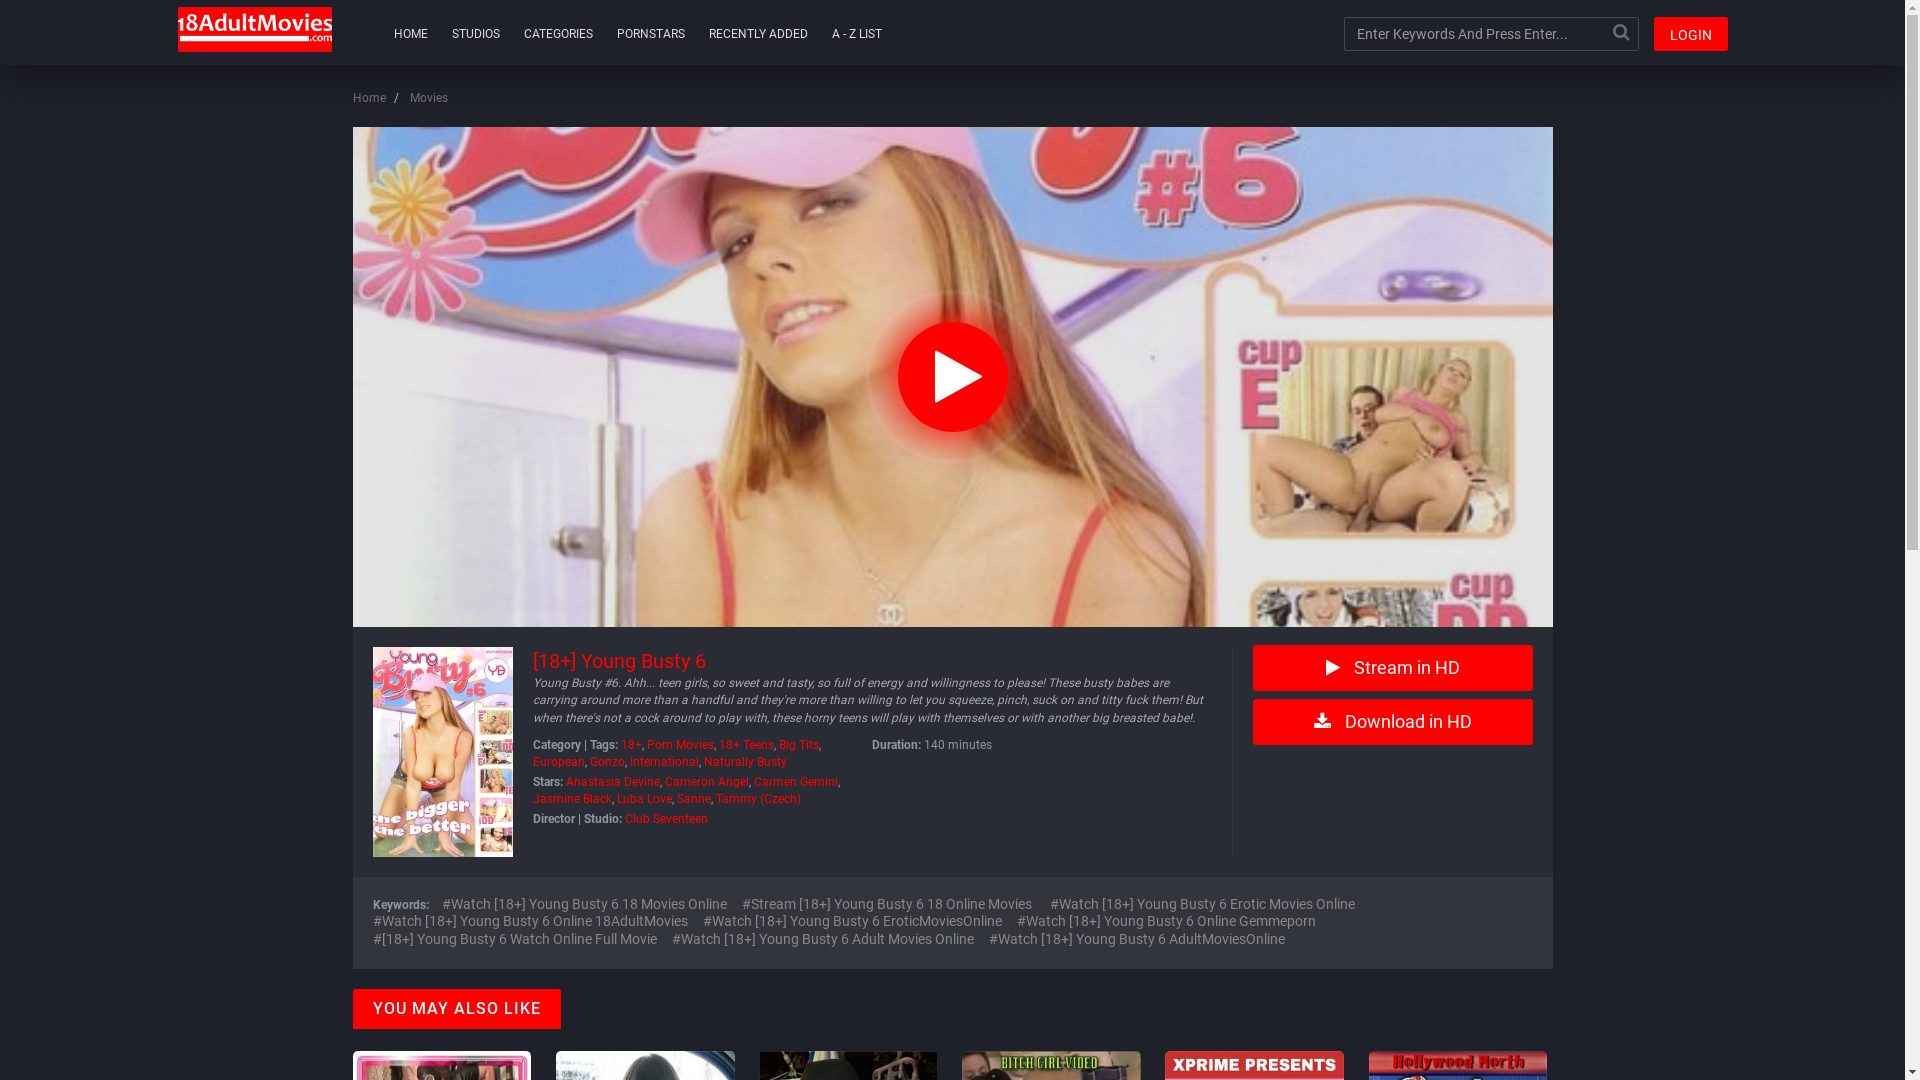 This screenshot has height=1080, width=1920. Describe the element at coordinates (679, 744) in the screenshot. I see `'Porn Movies'` at that location.